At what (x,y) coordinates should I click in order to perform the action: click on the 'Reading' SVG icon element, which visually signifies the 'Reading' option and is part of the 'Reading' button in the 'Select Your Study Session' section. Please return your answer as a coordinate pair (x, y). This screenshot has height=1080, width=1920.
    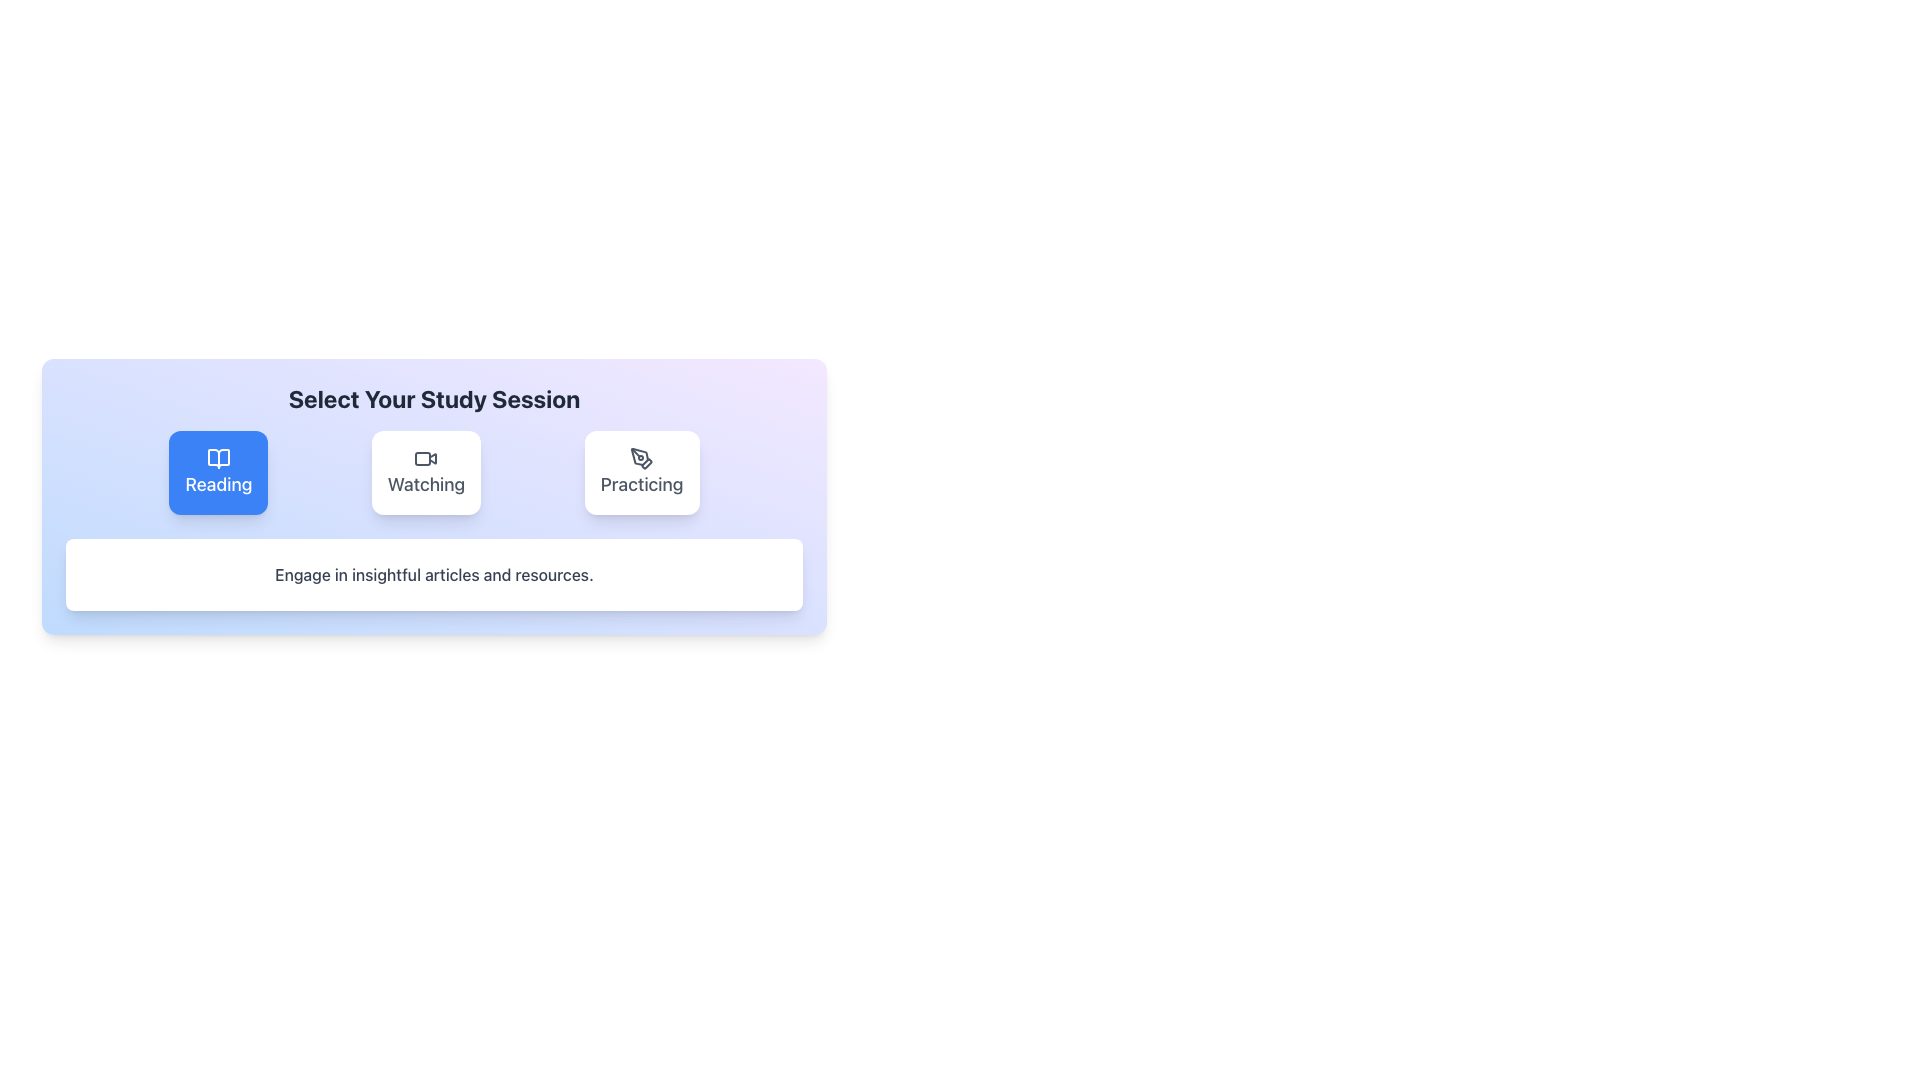
    Looking at the image, I should click on (218, 459).